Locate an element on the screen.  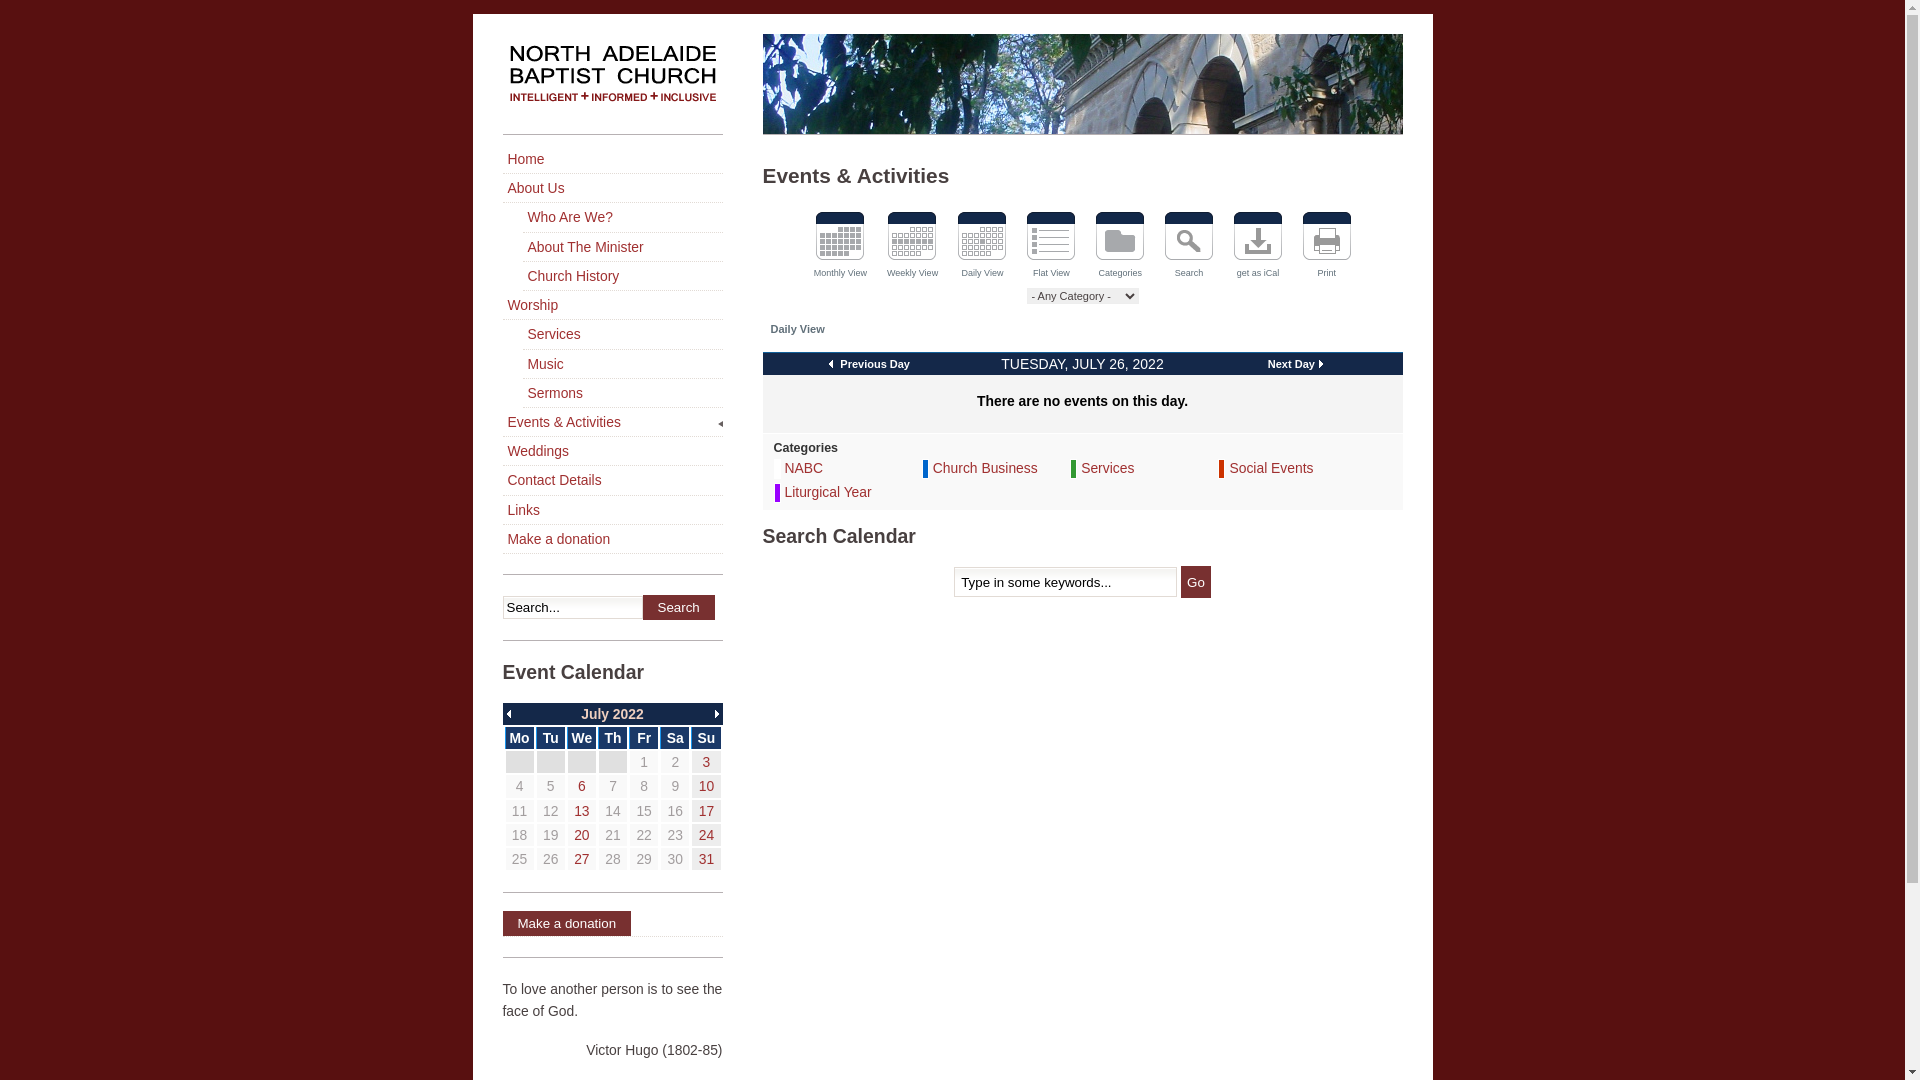
'About Us' is located at coordinates (610, 188).